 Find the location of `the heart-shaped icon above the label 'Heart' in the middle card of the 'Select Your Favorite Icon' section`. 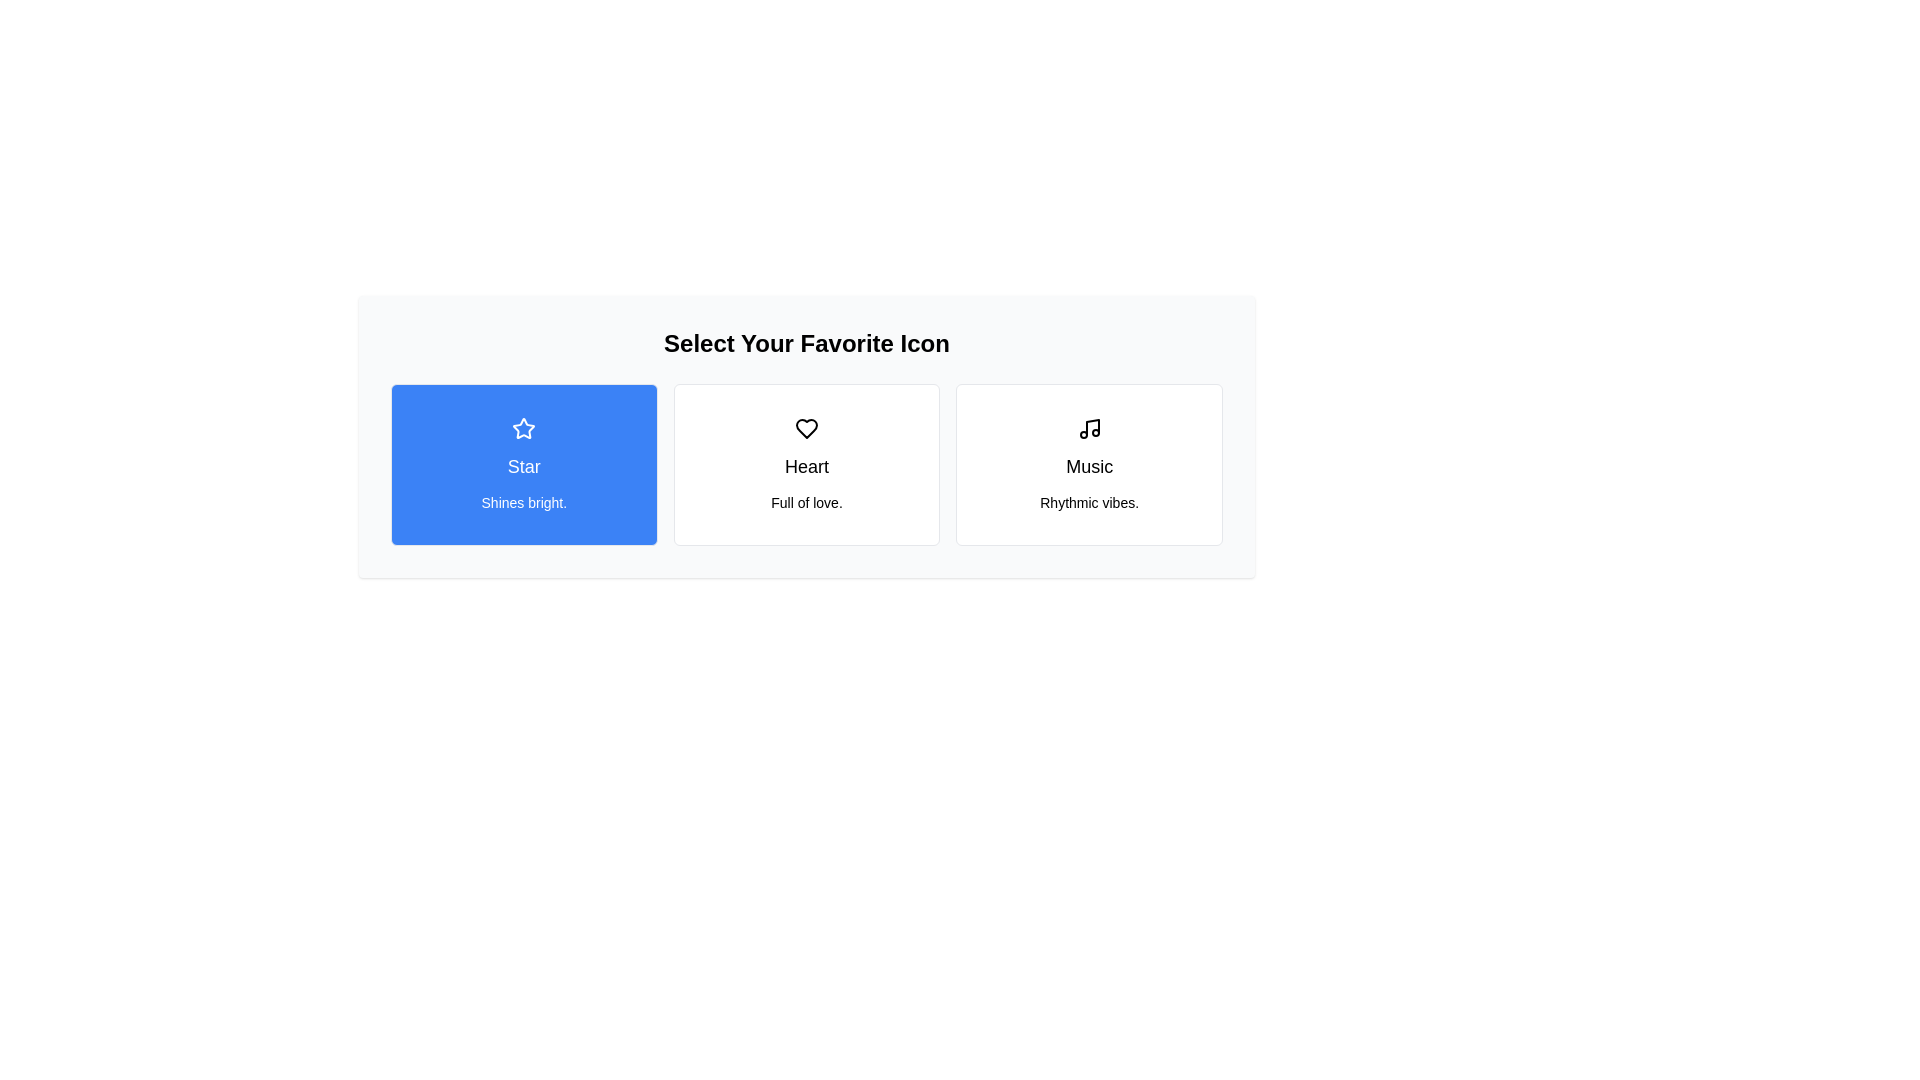

the heart-shaped icon above the label 'Heart' in the middle card of the 'Select Your Favorite Icon' section is located at coordinates (806, 427).